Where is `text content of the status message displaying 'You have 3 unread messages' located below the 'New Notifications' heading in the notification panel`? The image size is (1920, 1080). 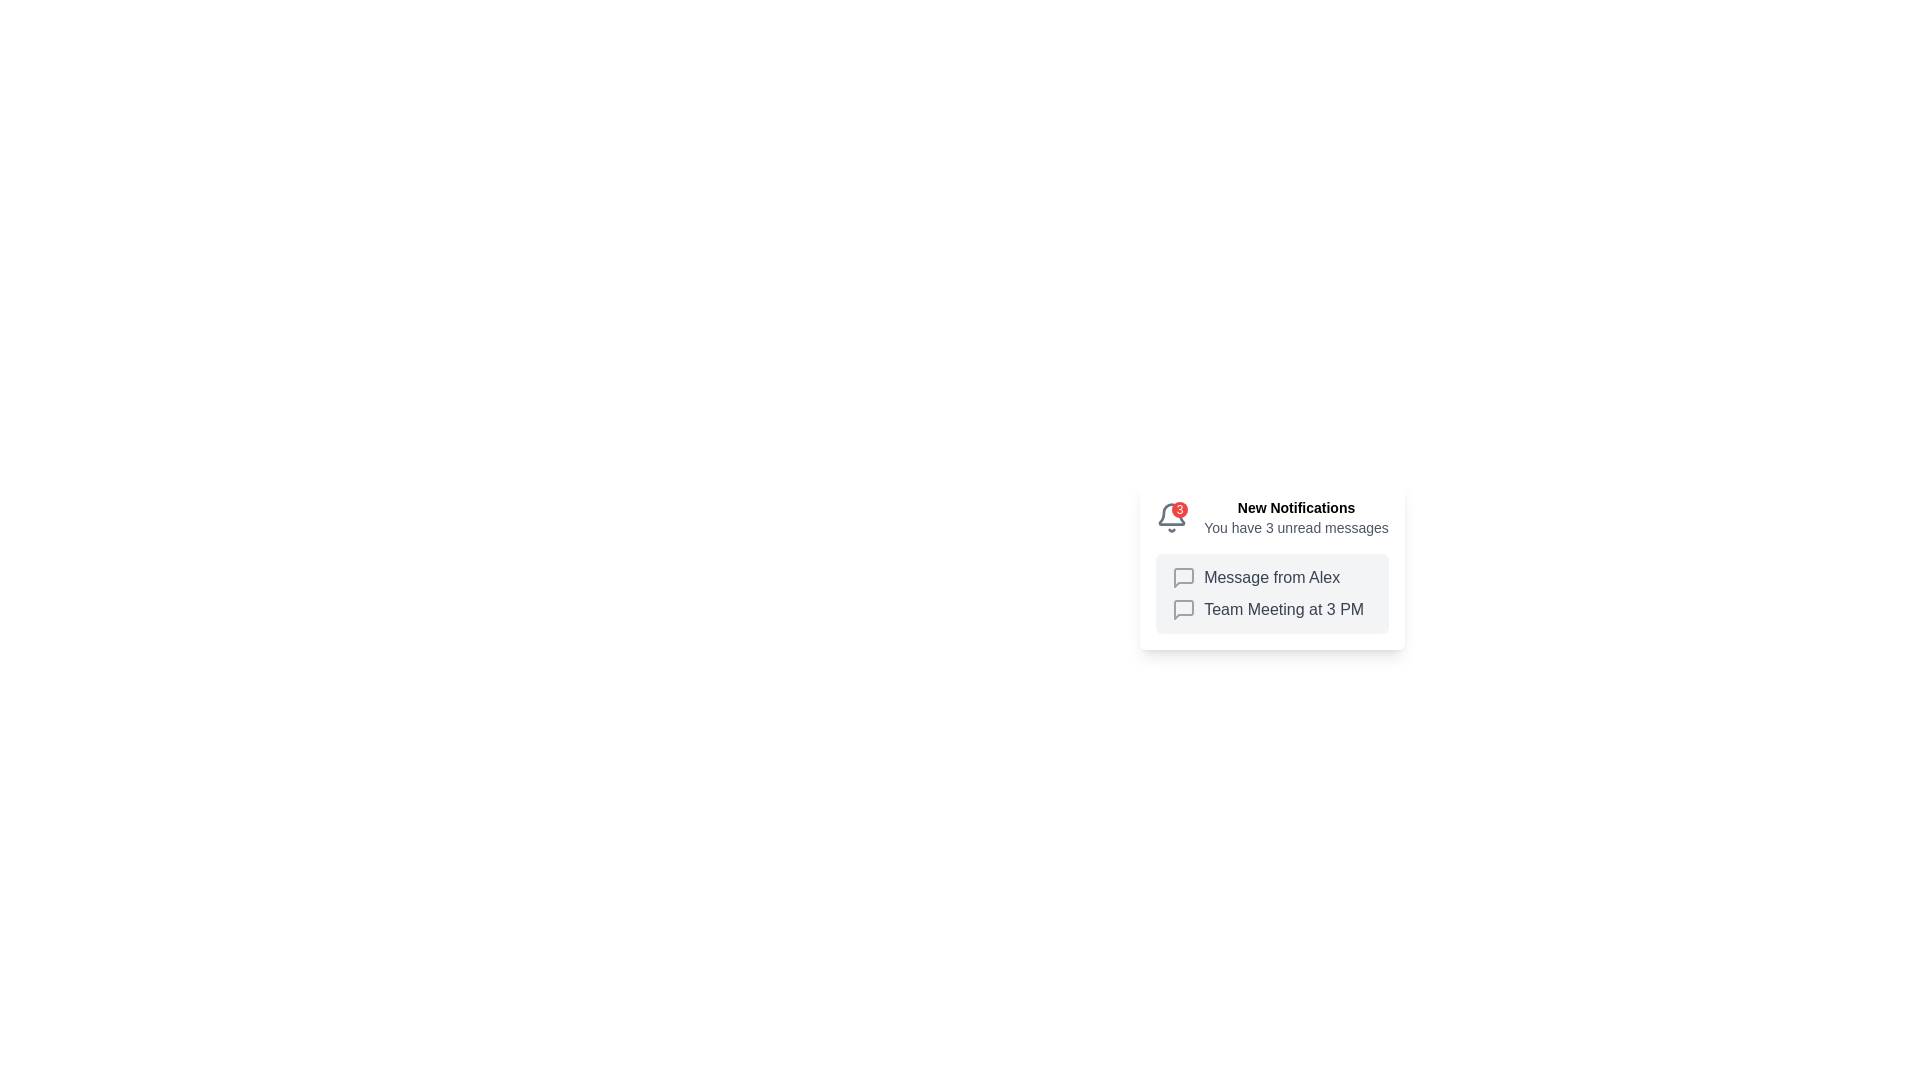
text content of the status message displaying 'You have 3 unread messages' located below the 'New Notifications' heading in the notification panel is located at coordinates (1296, 527).